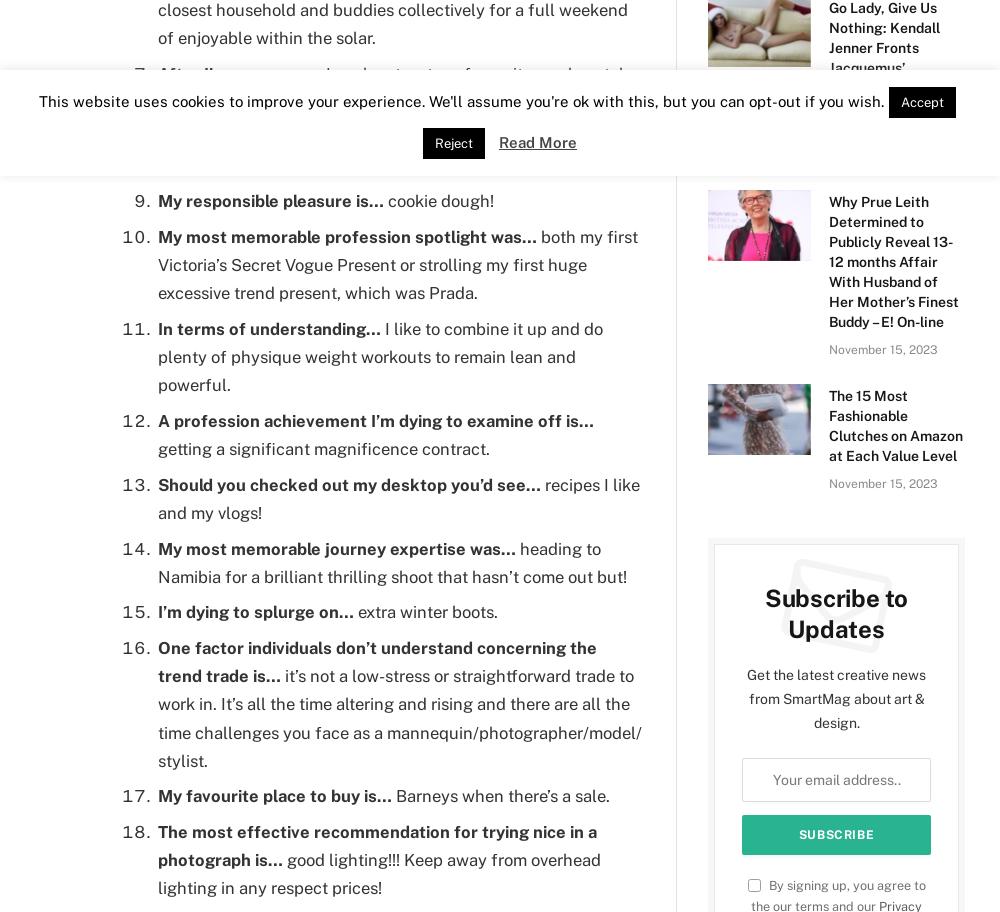 This screenshot has height=912, width=1000. I want to click on 'good lighting!!! Keep away from overhead lighting in any respect prices!', so click(379, 873).